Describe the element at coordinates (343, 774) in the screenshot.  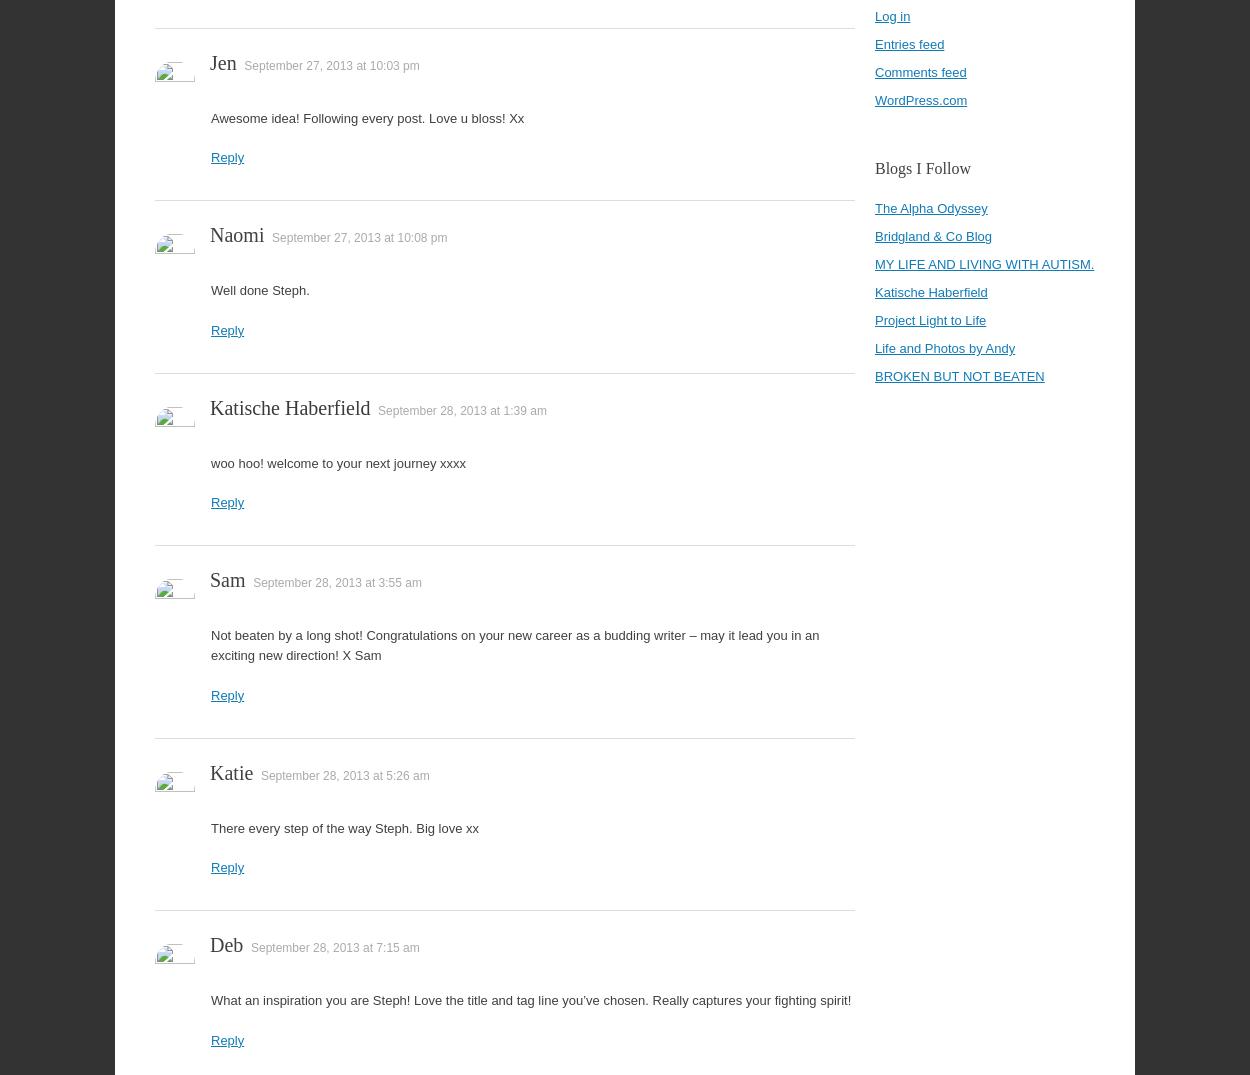
I see `'September 28, 2013 at 5:26 am'` at that location.